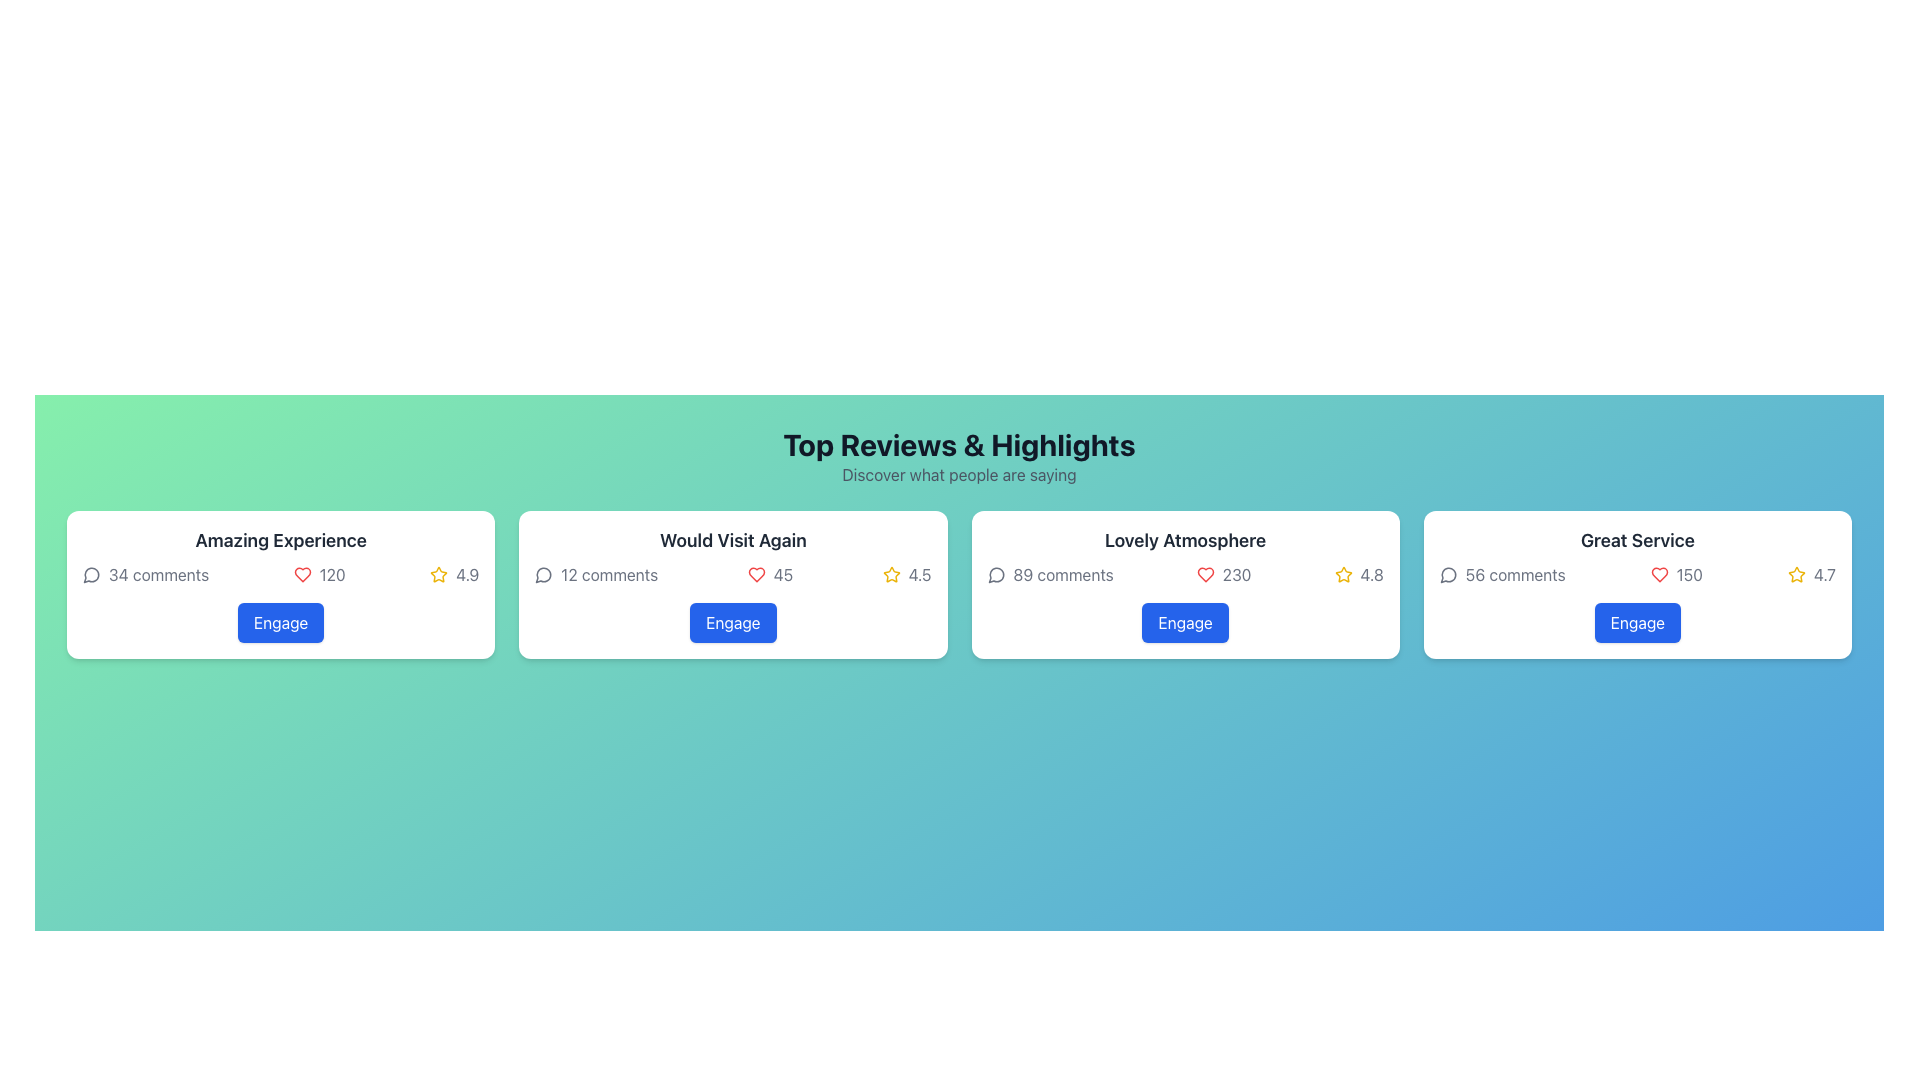 The image size is (1920, 1080). What do you see at coordinates (1343, 574) in the screenshot?
I see `the star icon representing a rating of 4.8, which is styled with a yellow outline and rounded corners, located on the third card from the left in a row of review cards` at bounding box center [1343, 574].